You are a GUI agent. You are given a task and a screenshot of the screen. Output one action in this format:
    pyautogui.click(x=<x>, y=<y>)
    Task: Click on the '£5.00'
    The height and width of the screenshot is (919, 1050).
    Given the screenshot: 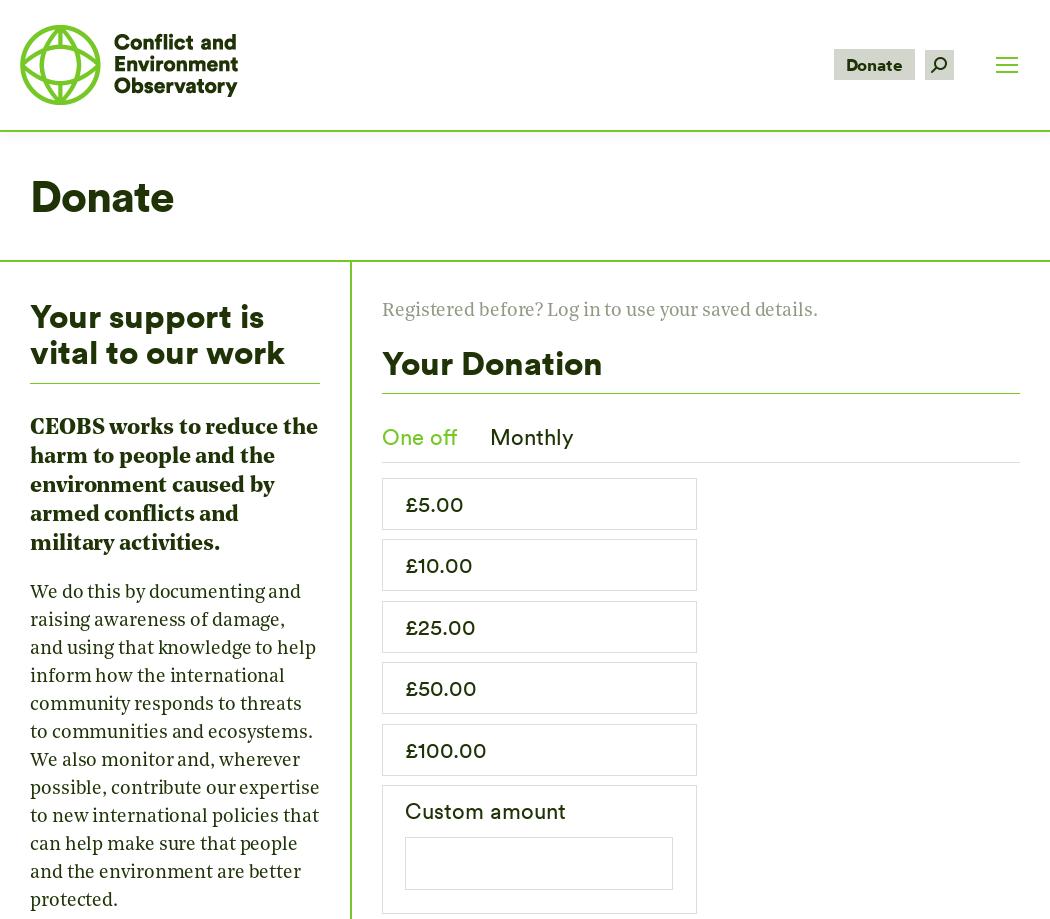 What is the action you would take?
    pyautogui.click(x=433, y=501)
    